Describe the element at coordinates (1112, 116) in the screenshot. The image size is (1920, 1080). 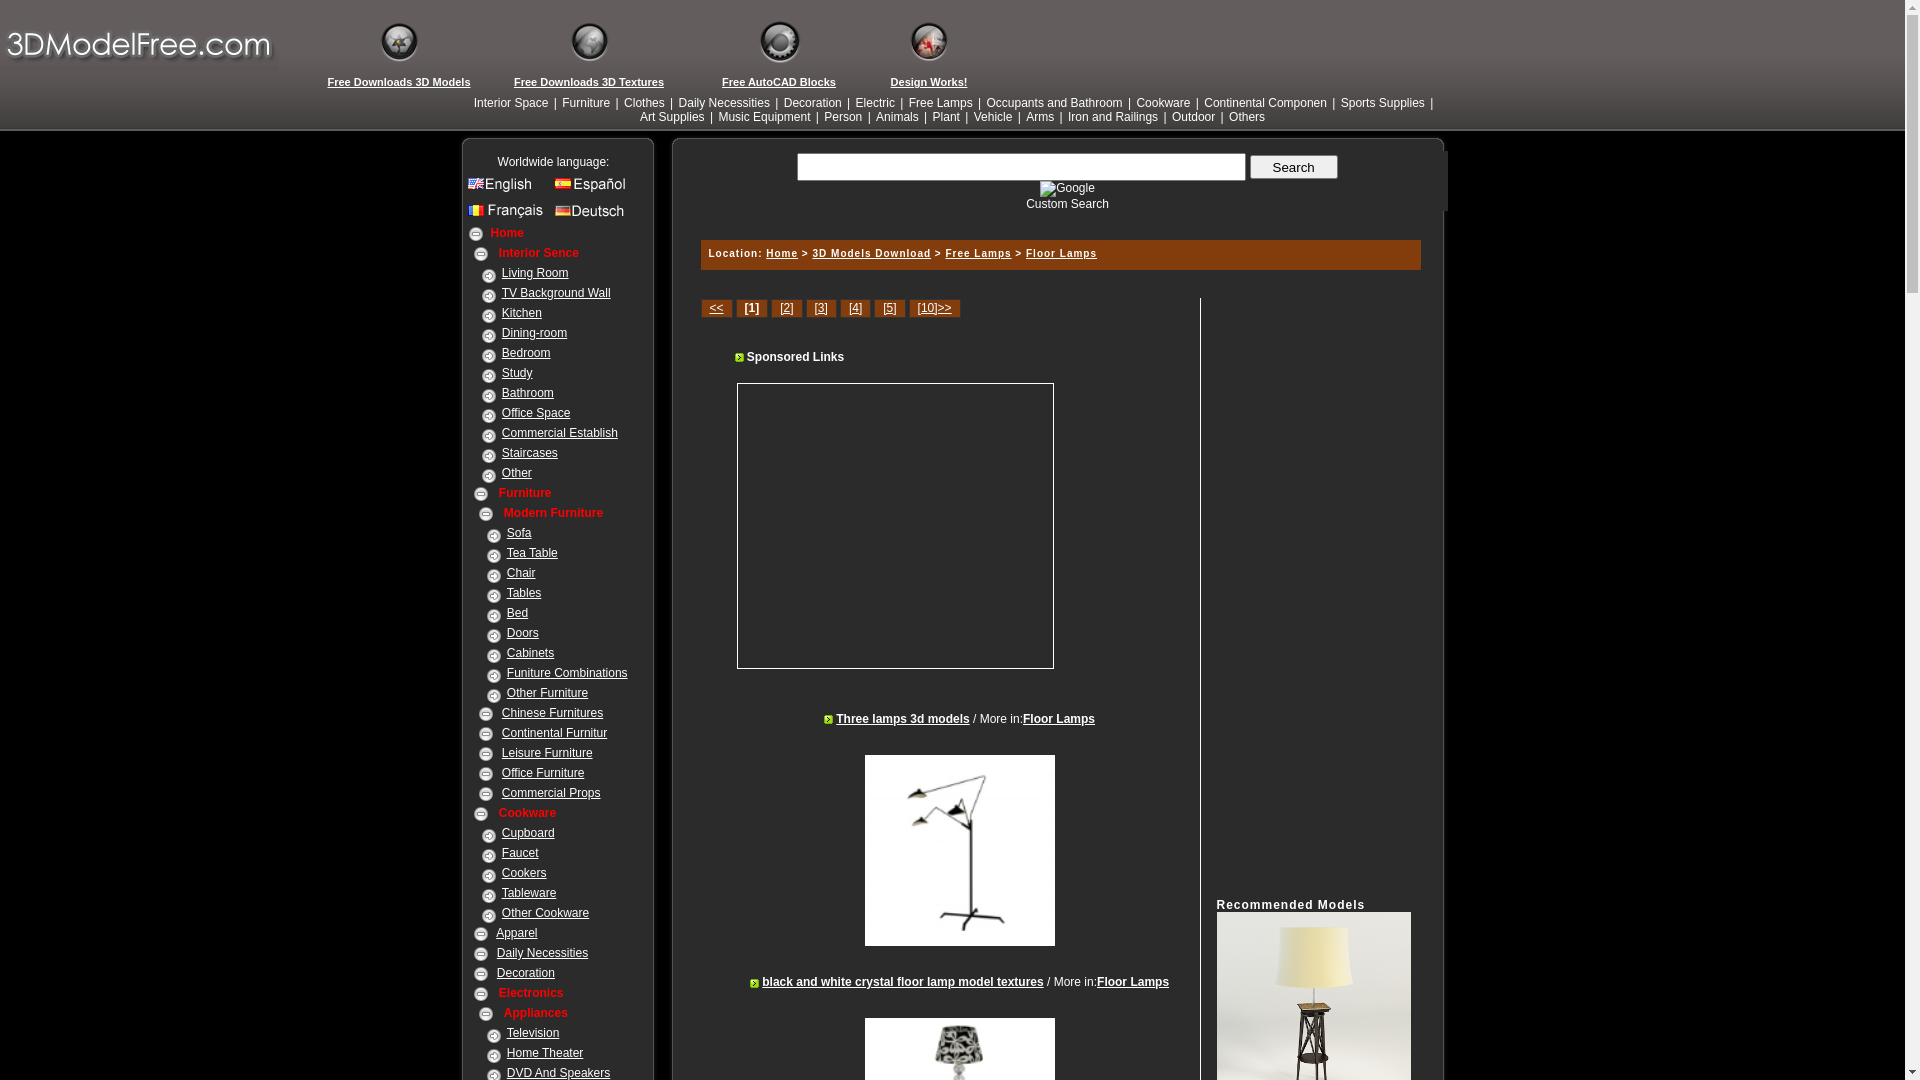
I see `'Iron and Railings'` at that location.